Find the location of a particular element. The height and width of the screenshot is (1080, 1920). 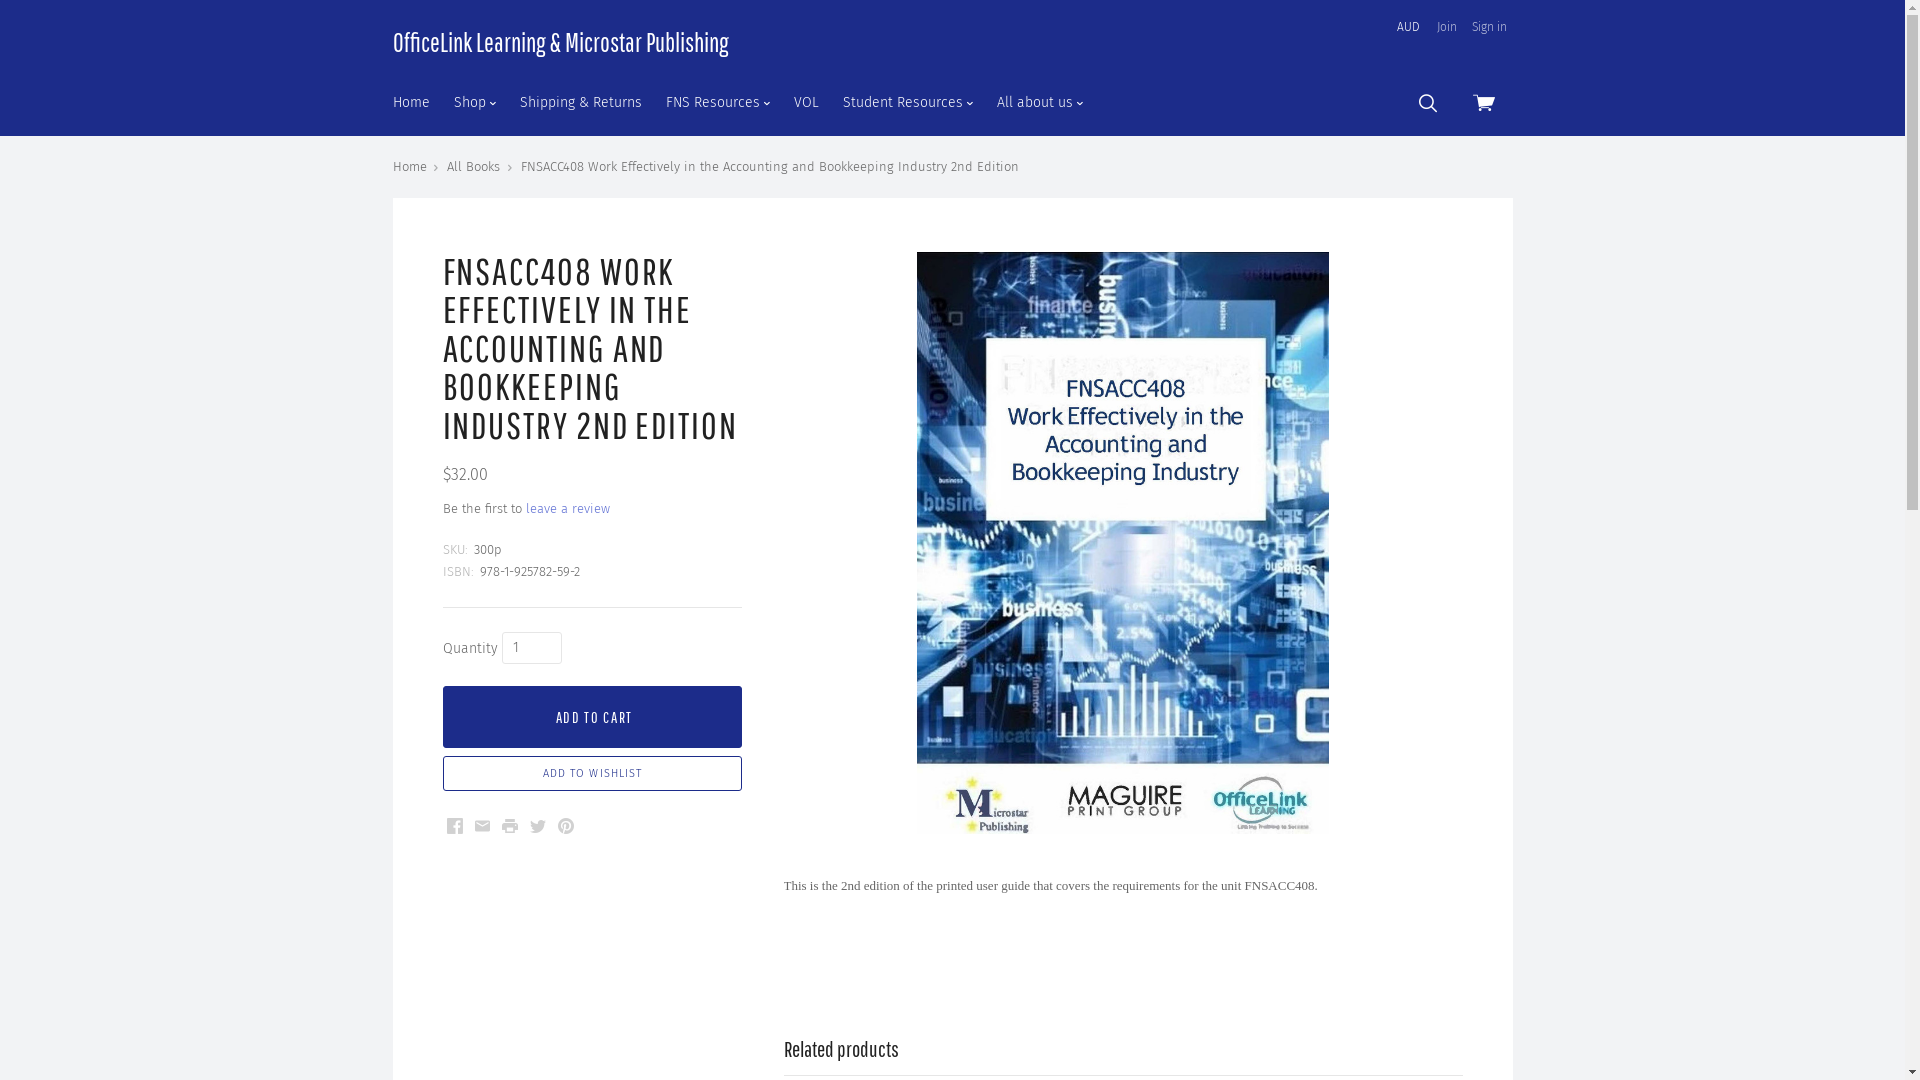

'Join' is located at coordinates (1445, 27).